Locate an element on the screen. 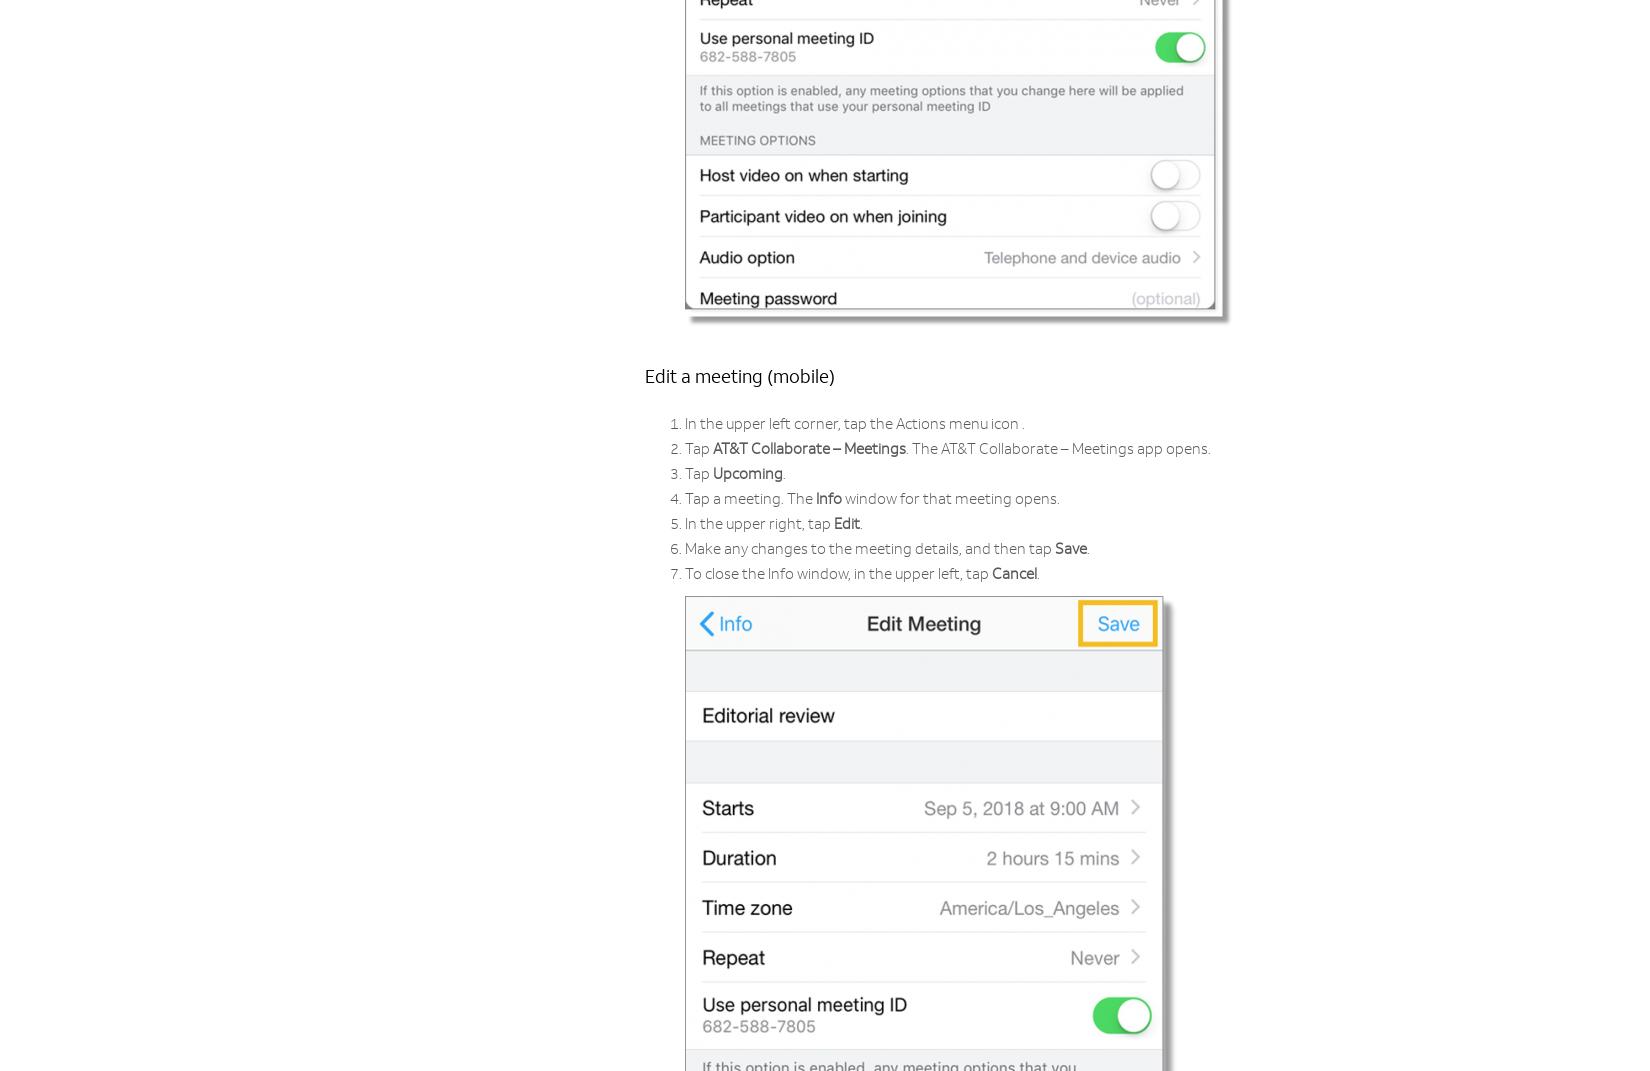 This screenshot has height=1071, width=1650. 'Cancel' is located at coordinates (991, 575).